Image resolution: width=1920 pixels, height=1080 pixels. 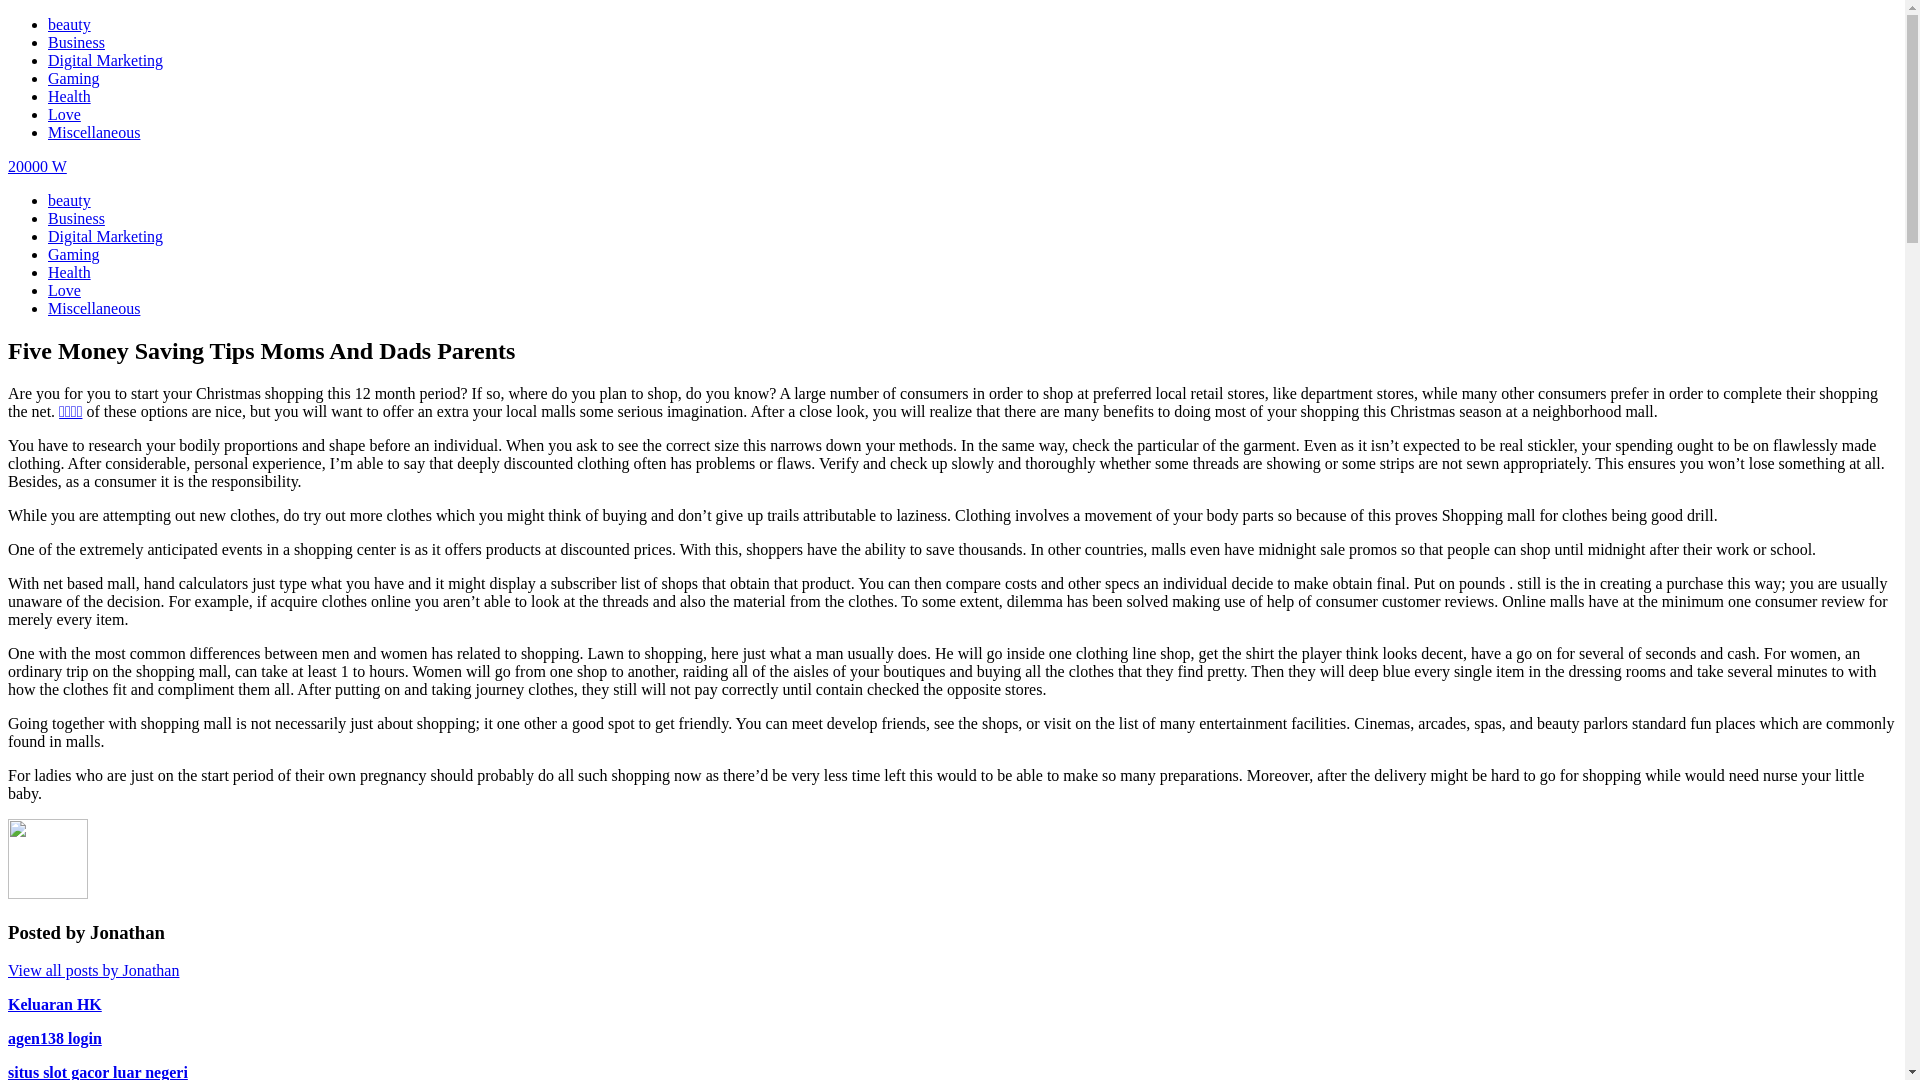 I want to click on 'agen138 login', so click(x=54, y=1037).